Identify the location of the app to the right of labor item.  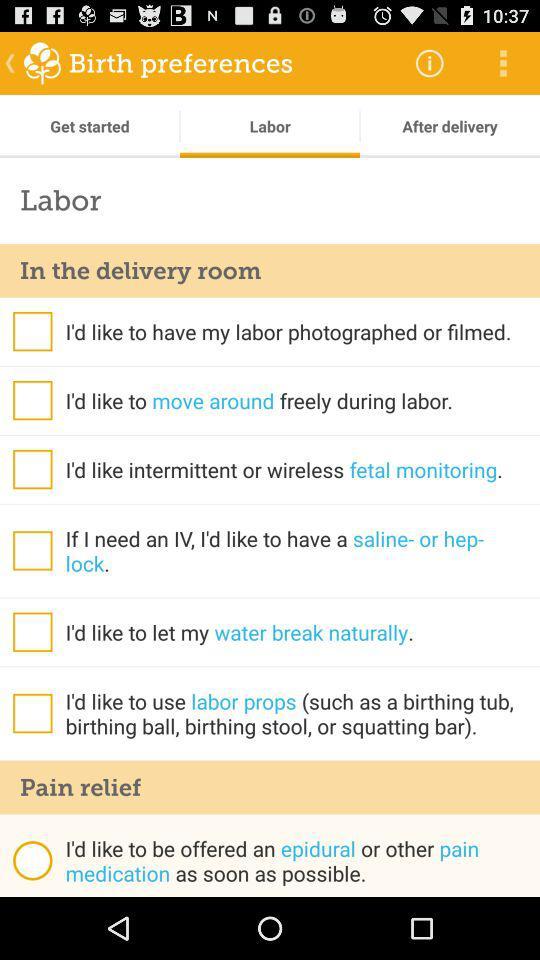
(428, 62).